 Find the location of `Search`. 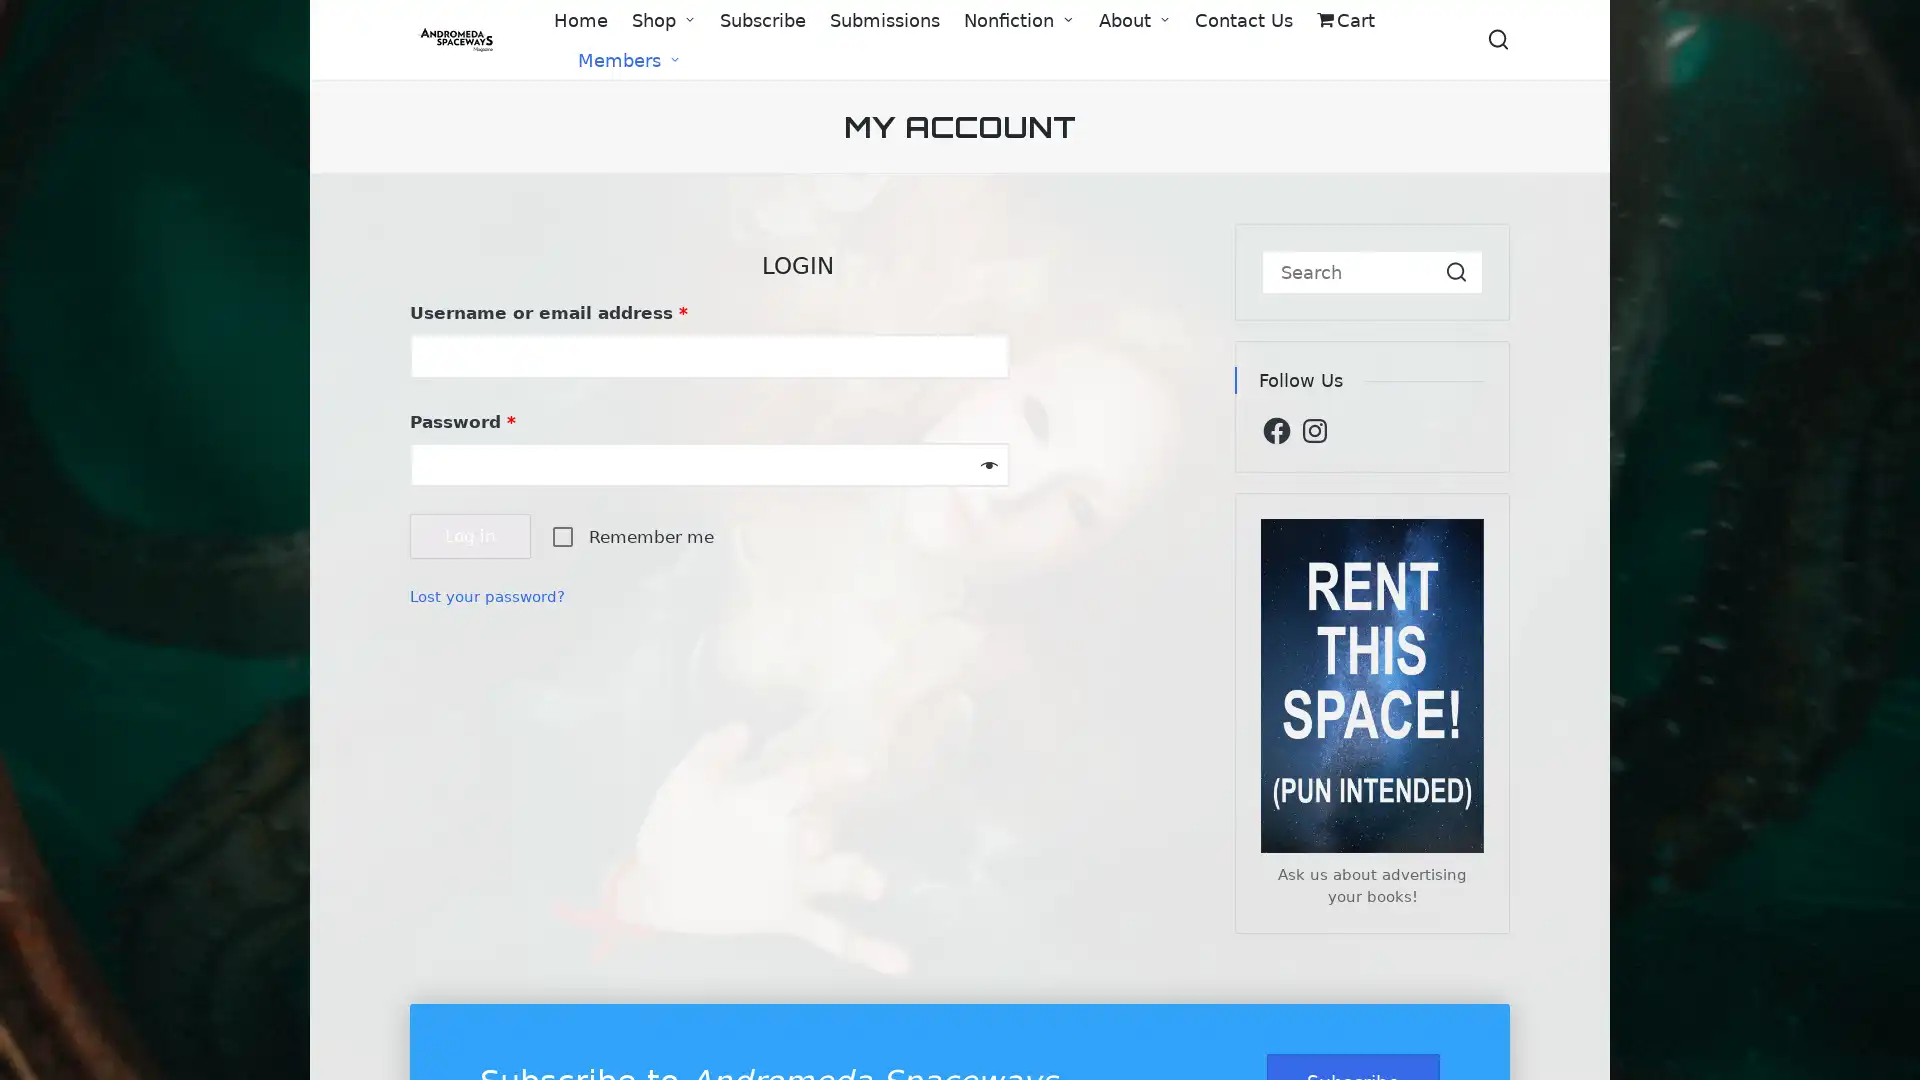

Search is located at coordinates (1456, 272).